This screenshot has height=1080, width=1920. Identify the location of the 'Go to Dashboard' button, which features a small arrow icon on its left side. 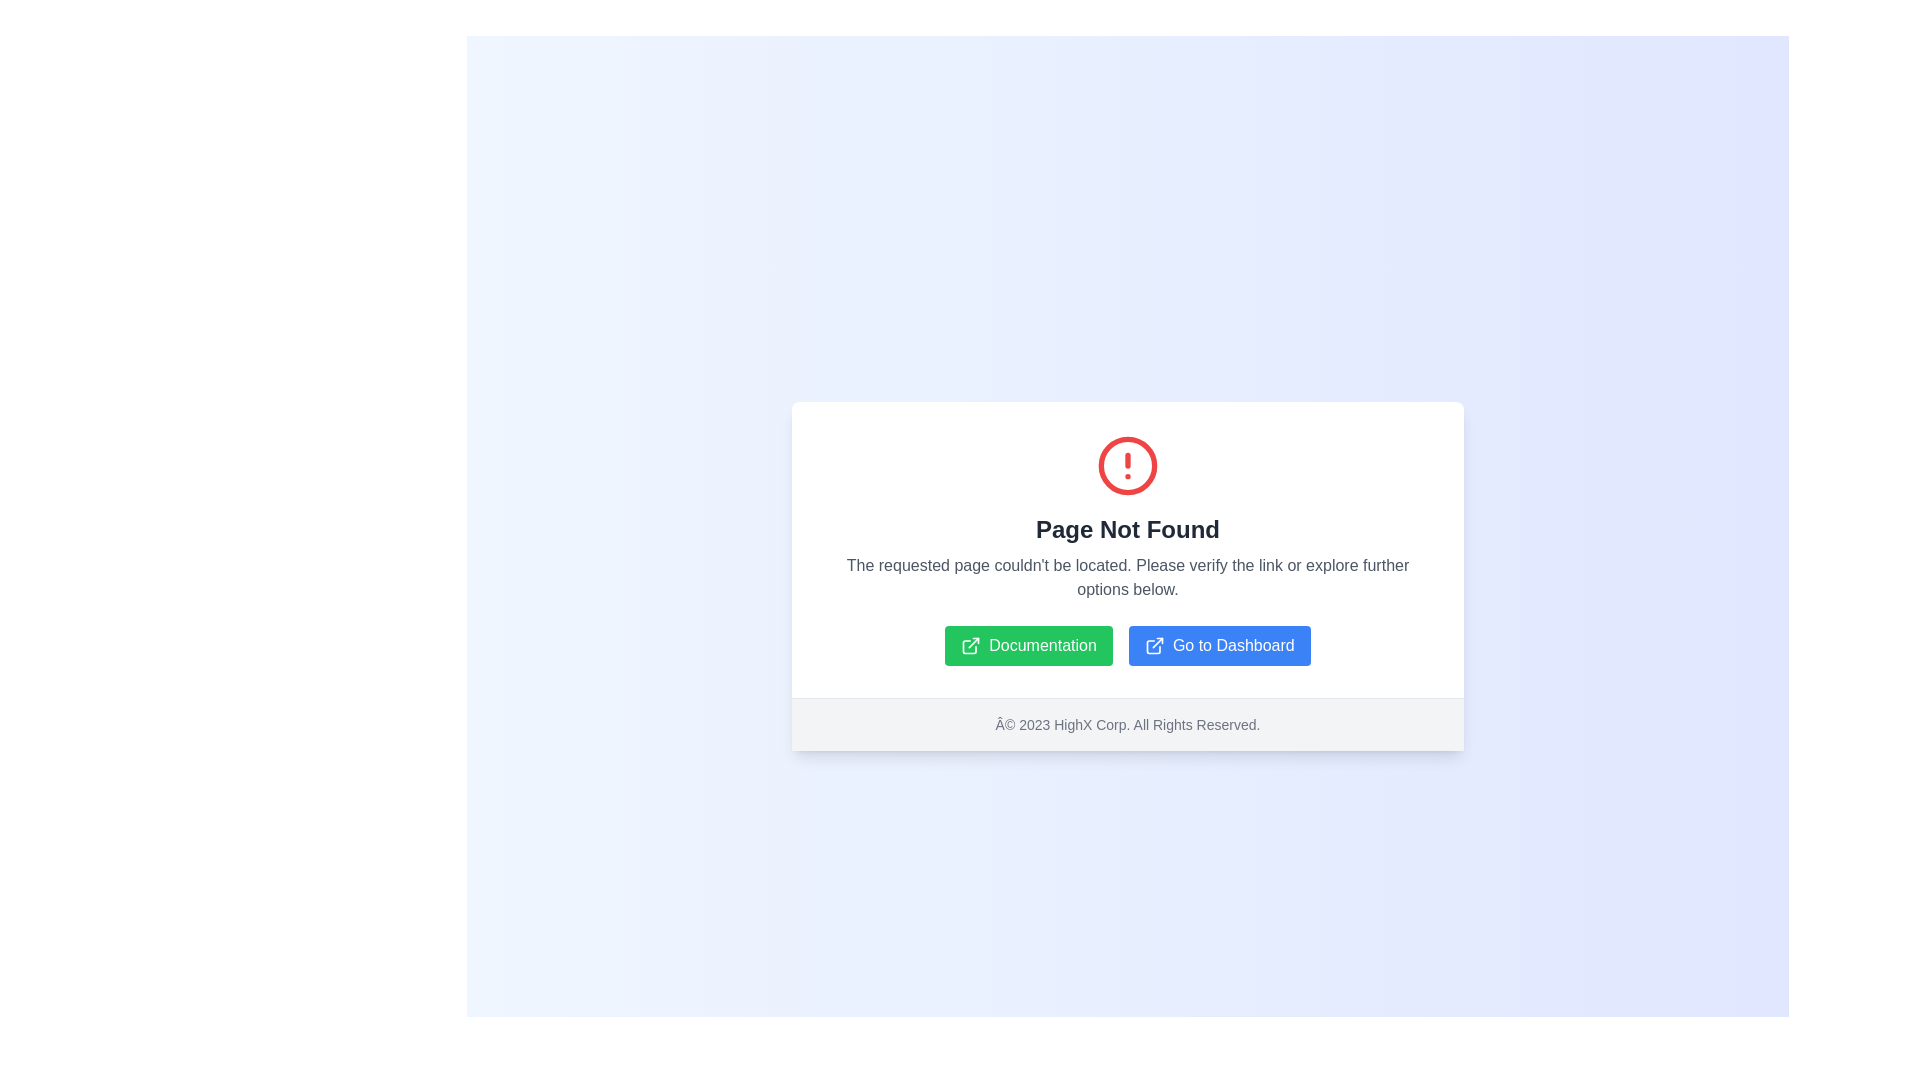
(1154, 645).